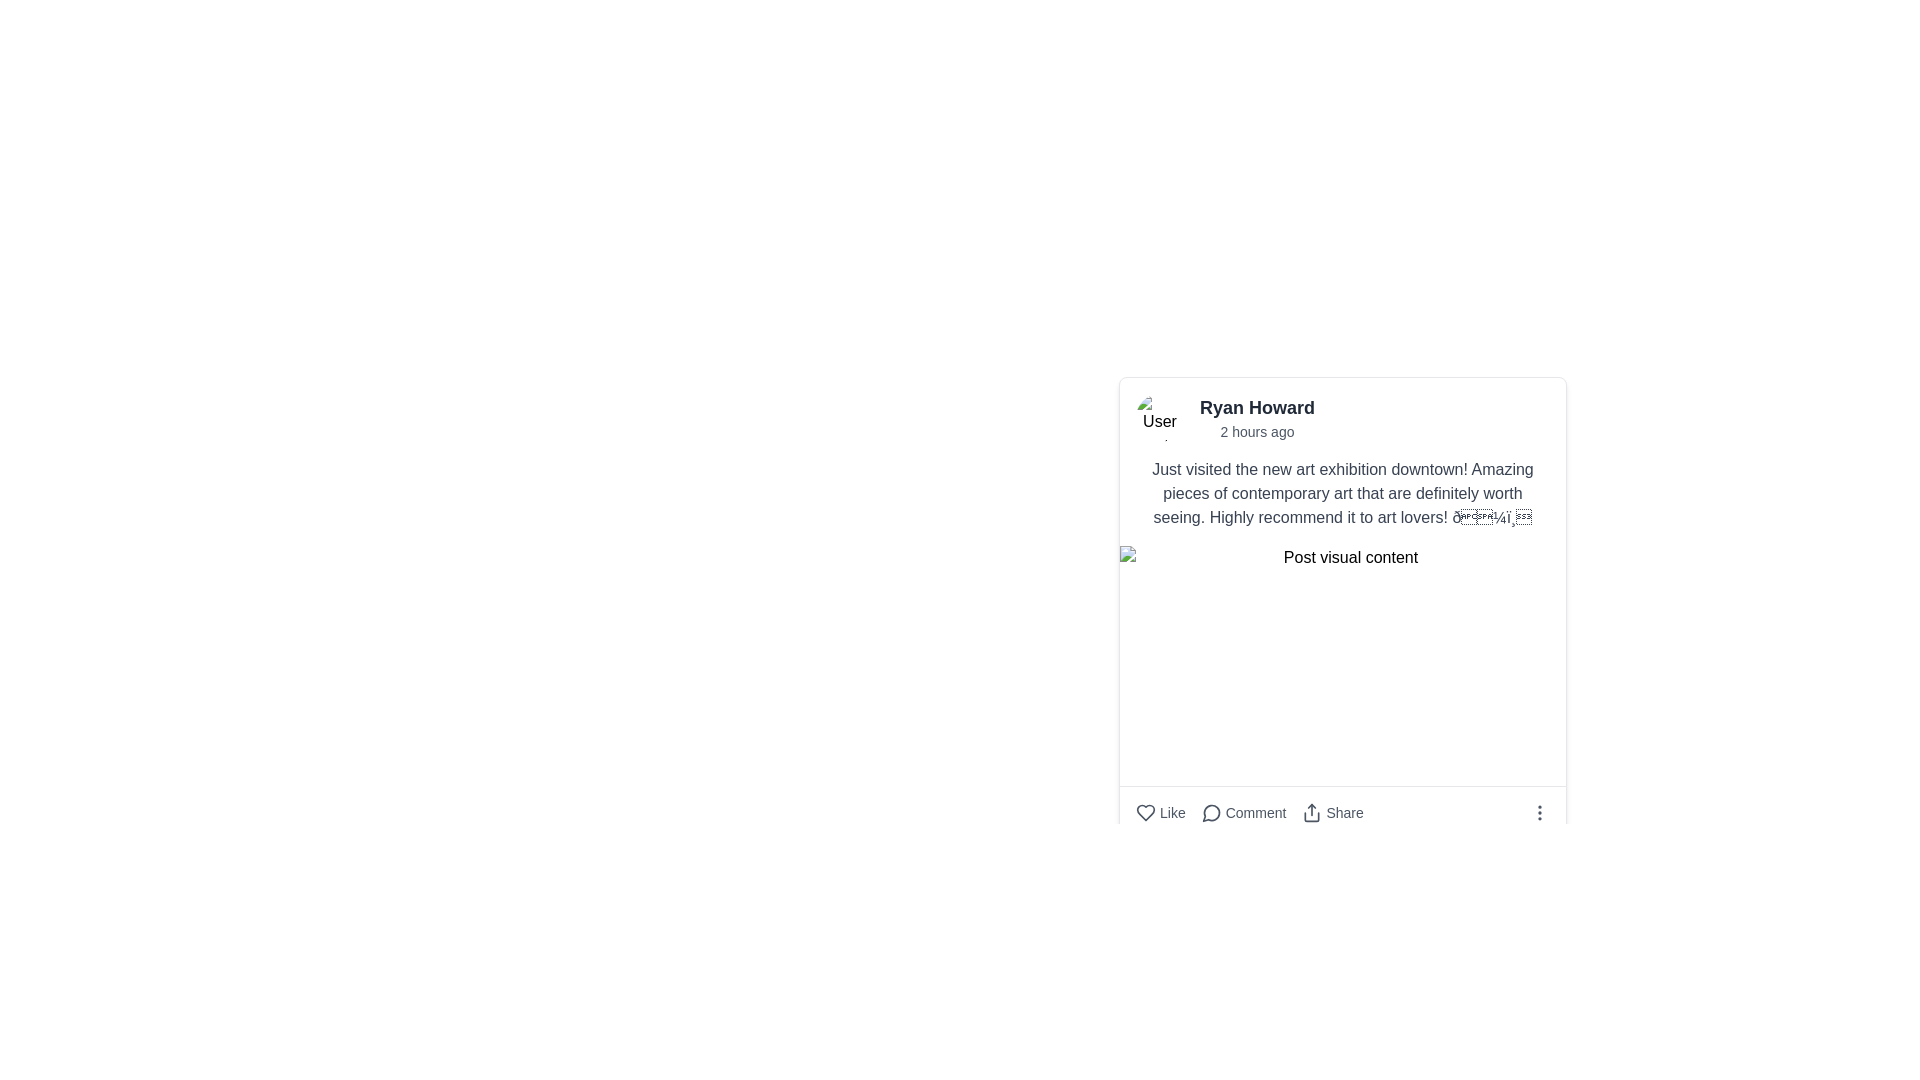 Image resolution: width=1920 pixels, height=1080 pixels. Describe the element at coordinates (1343, 493) in the screenshot. I see `the text block styled in gray font that contains recommendations for a new art exhibition, positioned beneath 'Ryan Howard' and above the 'Post visual content' area` at that location.